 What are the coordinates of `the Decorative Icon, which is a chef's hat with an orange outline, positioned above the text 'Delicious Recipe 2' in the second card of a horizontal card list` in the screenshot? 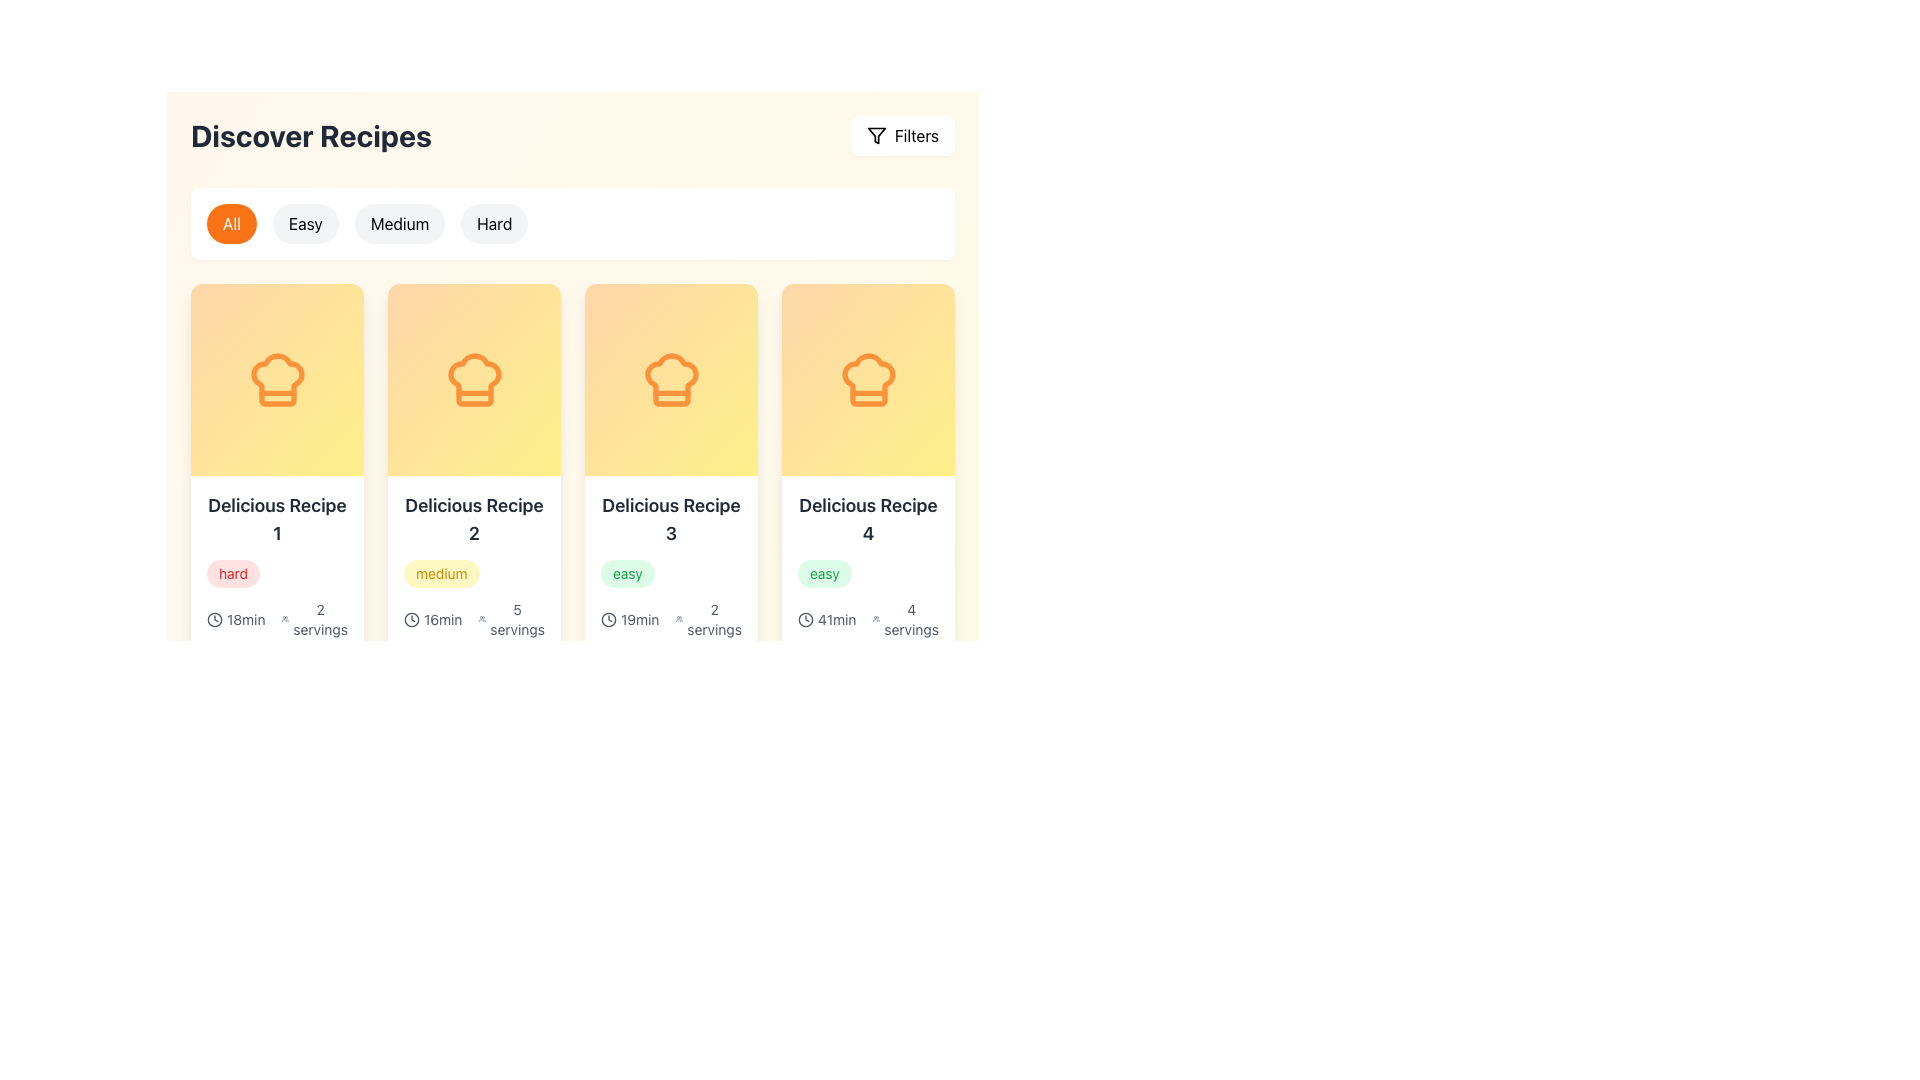 It's located at (473, 380).